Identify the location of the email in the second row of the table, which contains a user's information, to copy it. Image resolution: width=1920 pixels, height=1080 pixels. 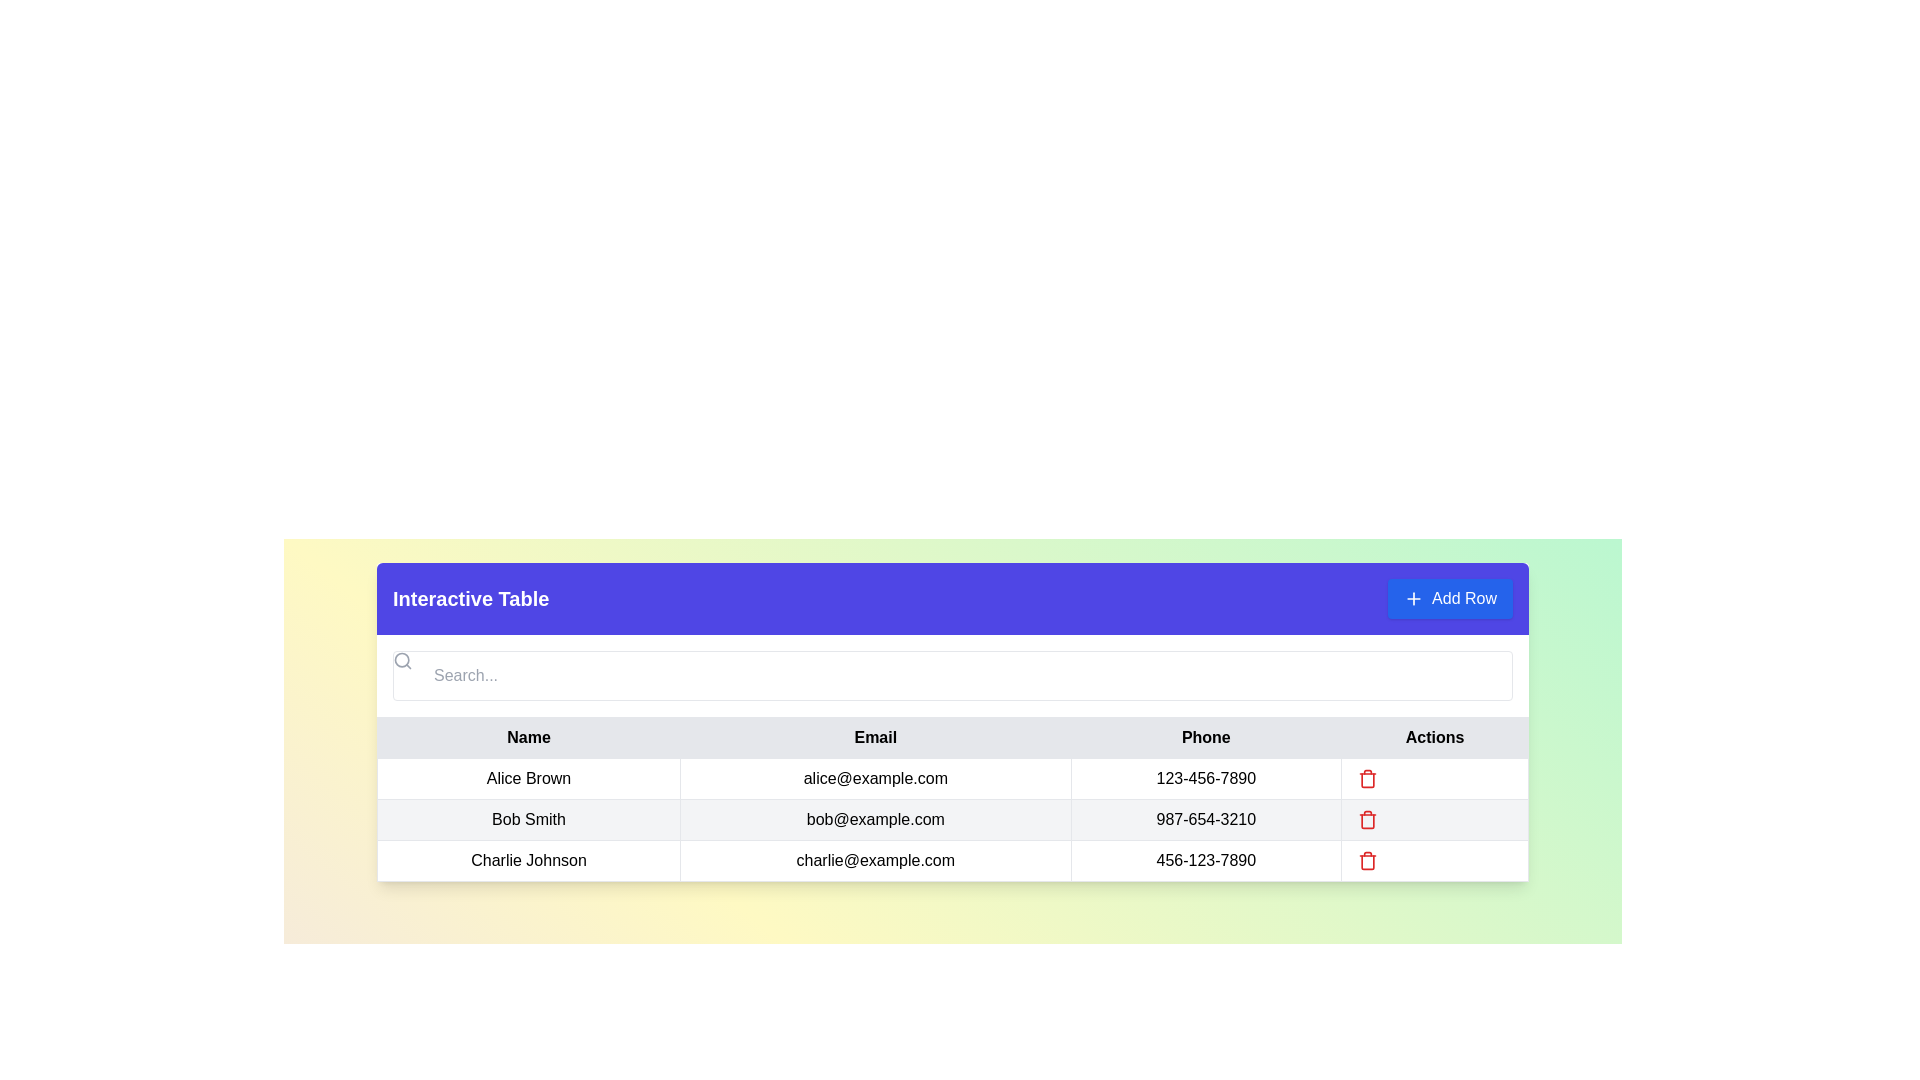
(952, 820).